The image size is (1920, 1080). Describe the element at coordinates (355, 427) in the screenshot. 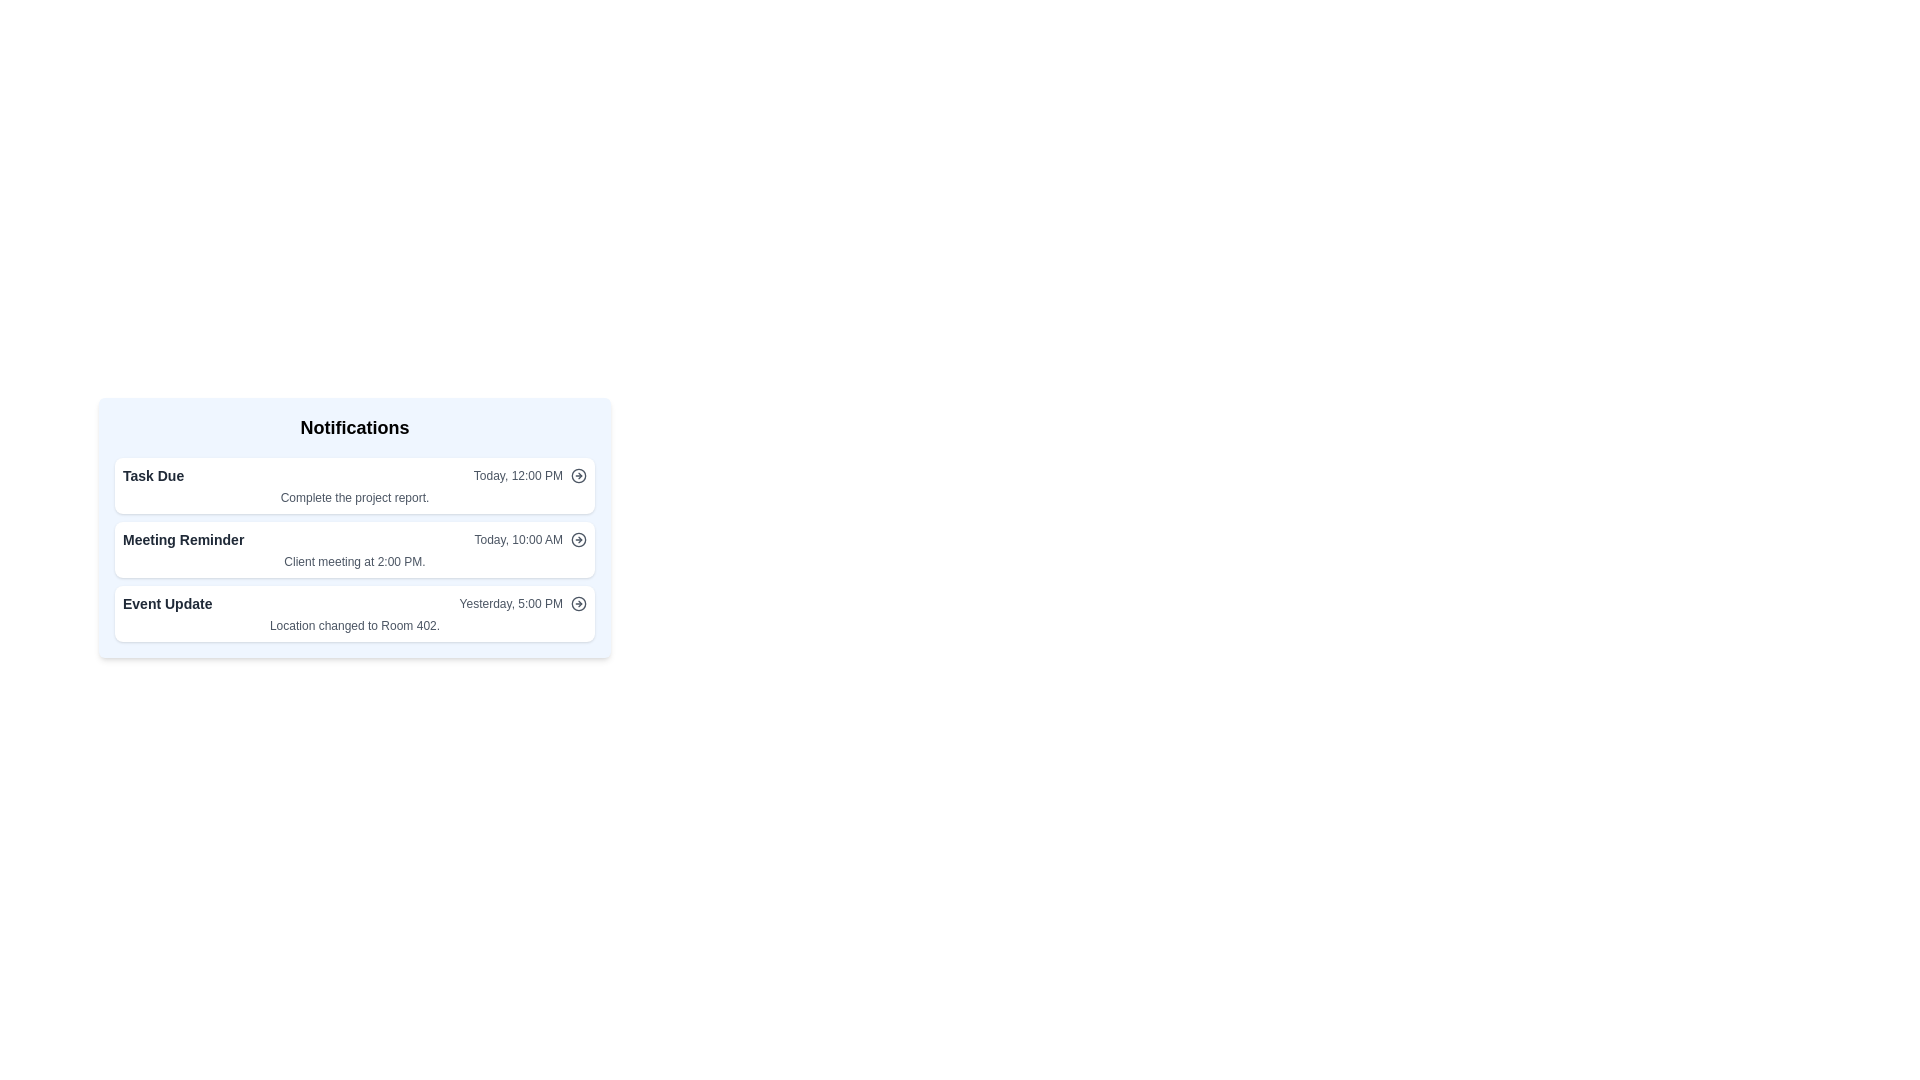

I see `the text label that indicates the notifications section at the top of the notification panel` at that location.